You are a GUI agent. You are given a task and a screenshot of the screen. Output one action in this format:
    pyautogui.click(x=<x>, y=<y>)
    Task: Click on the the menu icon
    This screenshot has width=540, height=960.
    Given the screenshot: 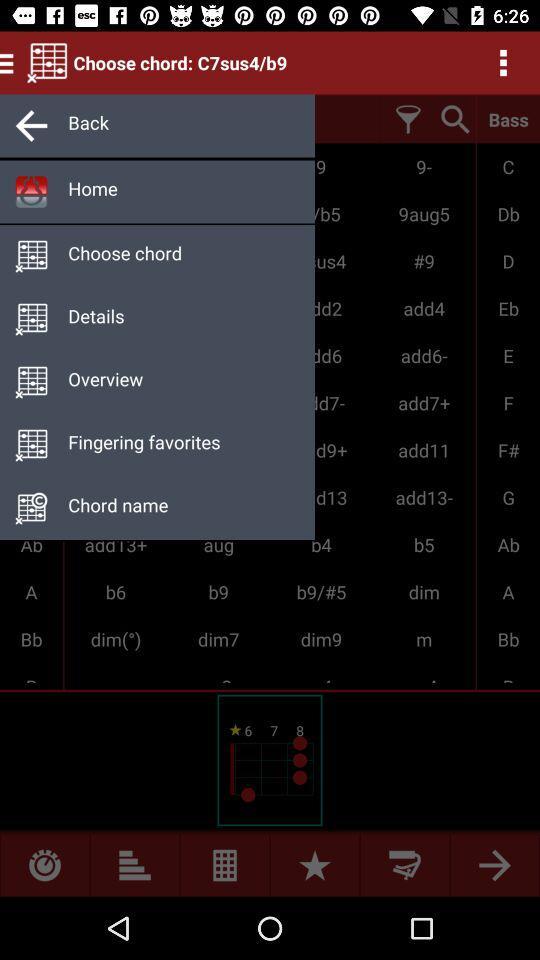 What is the action you would take?
    pyautogui.click(x=9, y=62)
    